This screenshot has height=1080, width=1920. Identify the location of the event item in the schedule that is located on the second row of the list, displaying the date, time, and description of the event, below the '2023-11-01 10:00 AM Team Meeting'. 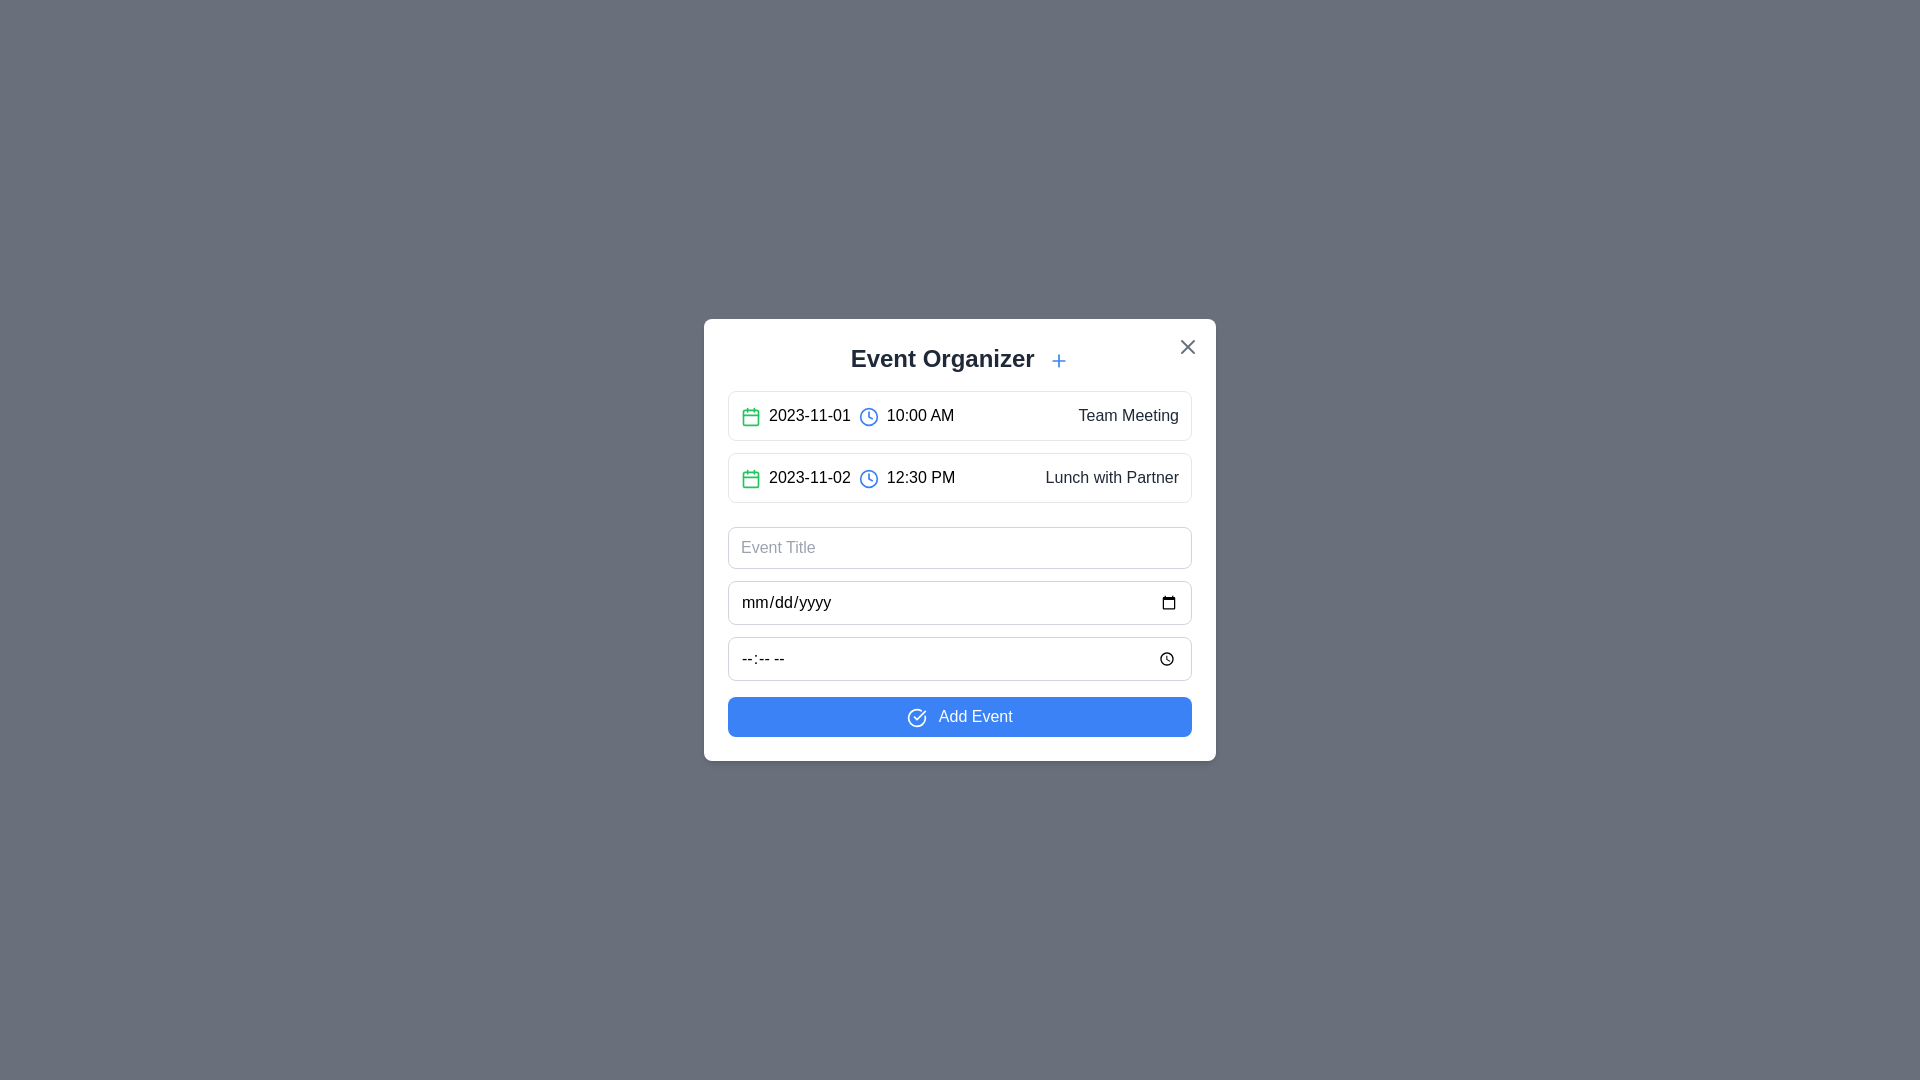
(960, 478).